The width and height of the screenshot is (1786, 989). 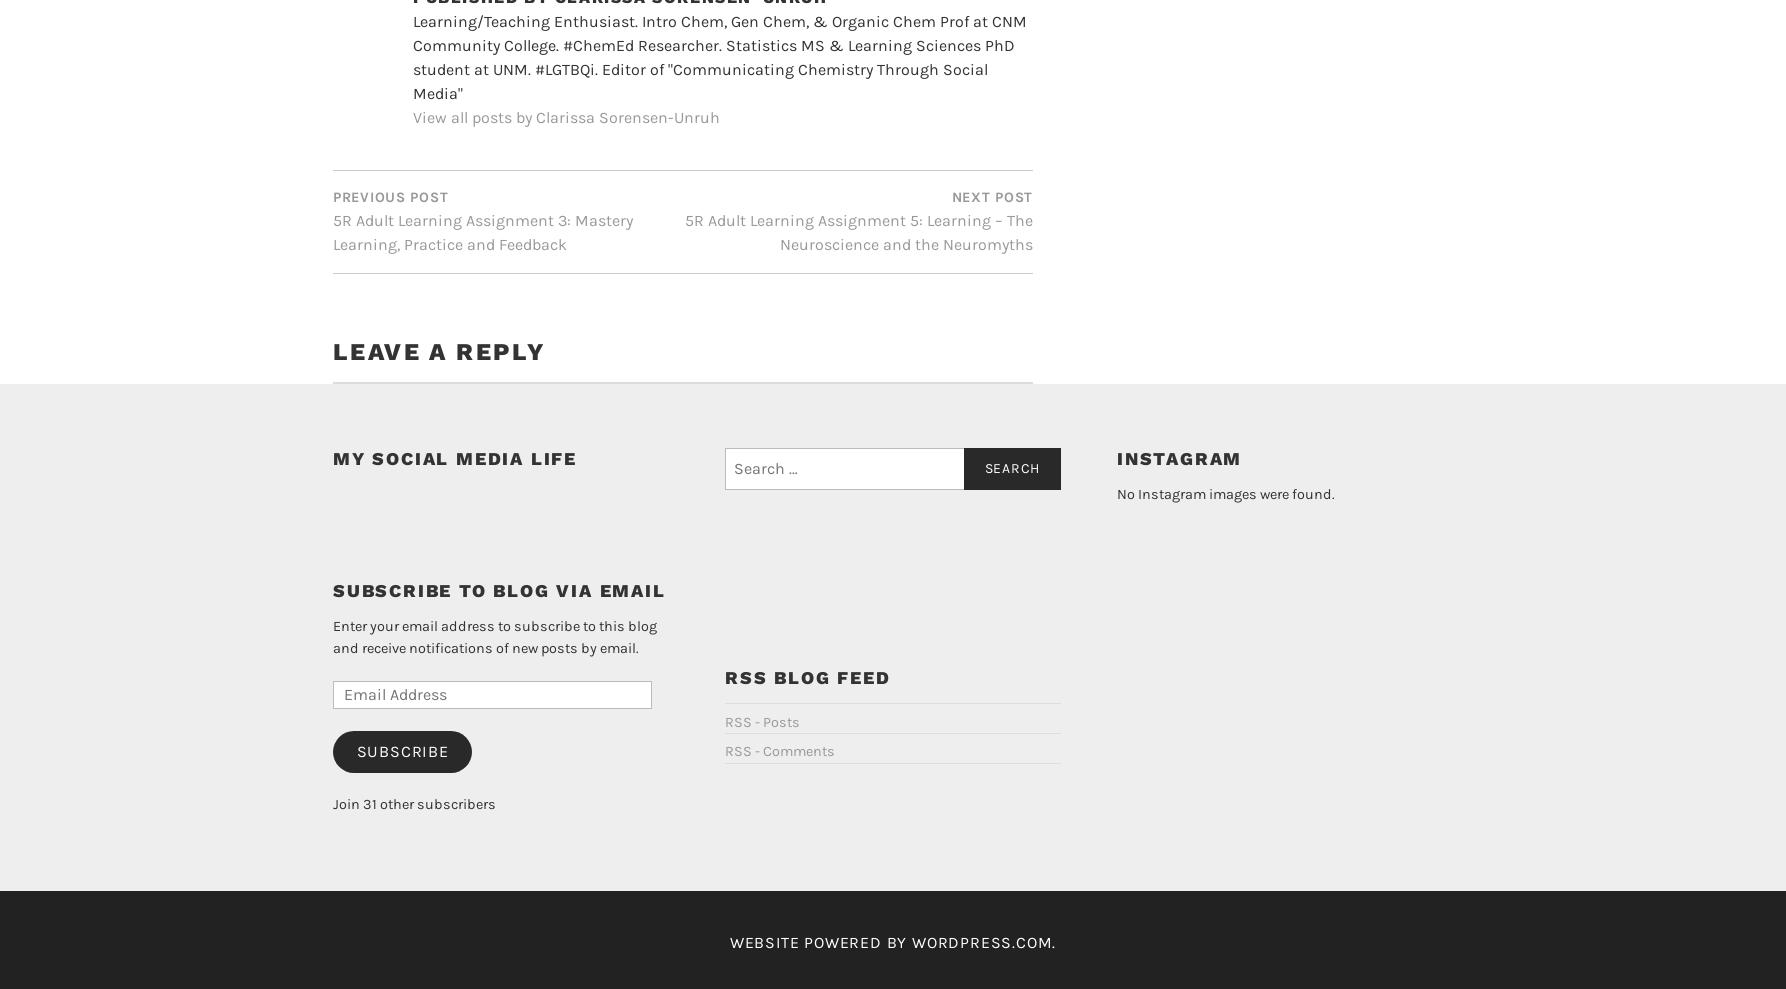 What do you see at coordinates (1178, 587) in the screenshot?
I see `'Instagram'` at bounding box center [1178, 587].